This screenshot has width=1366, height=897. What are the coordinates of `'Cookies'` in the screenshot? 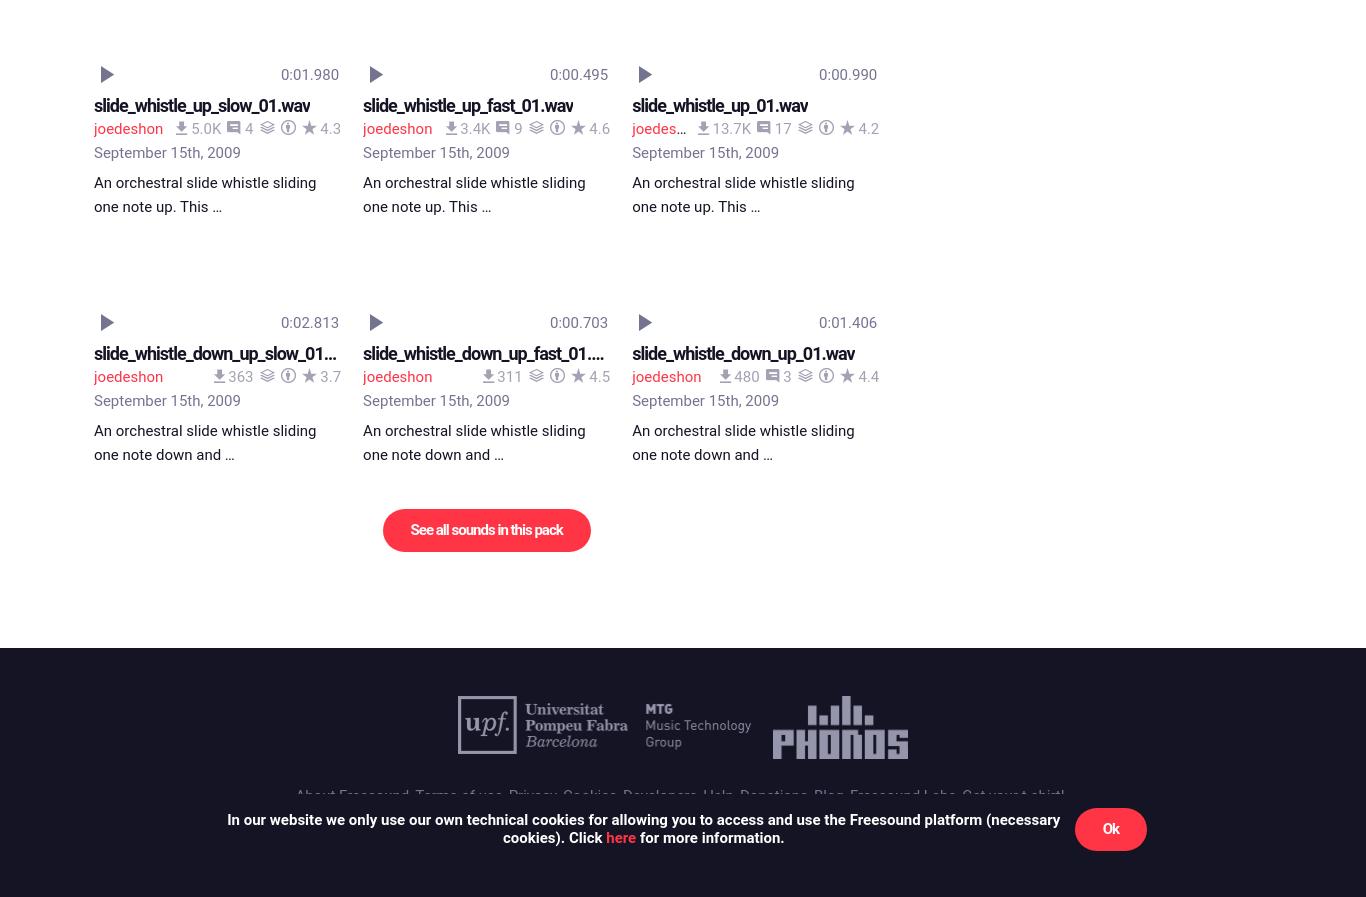 It's located at (563, 32).